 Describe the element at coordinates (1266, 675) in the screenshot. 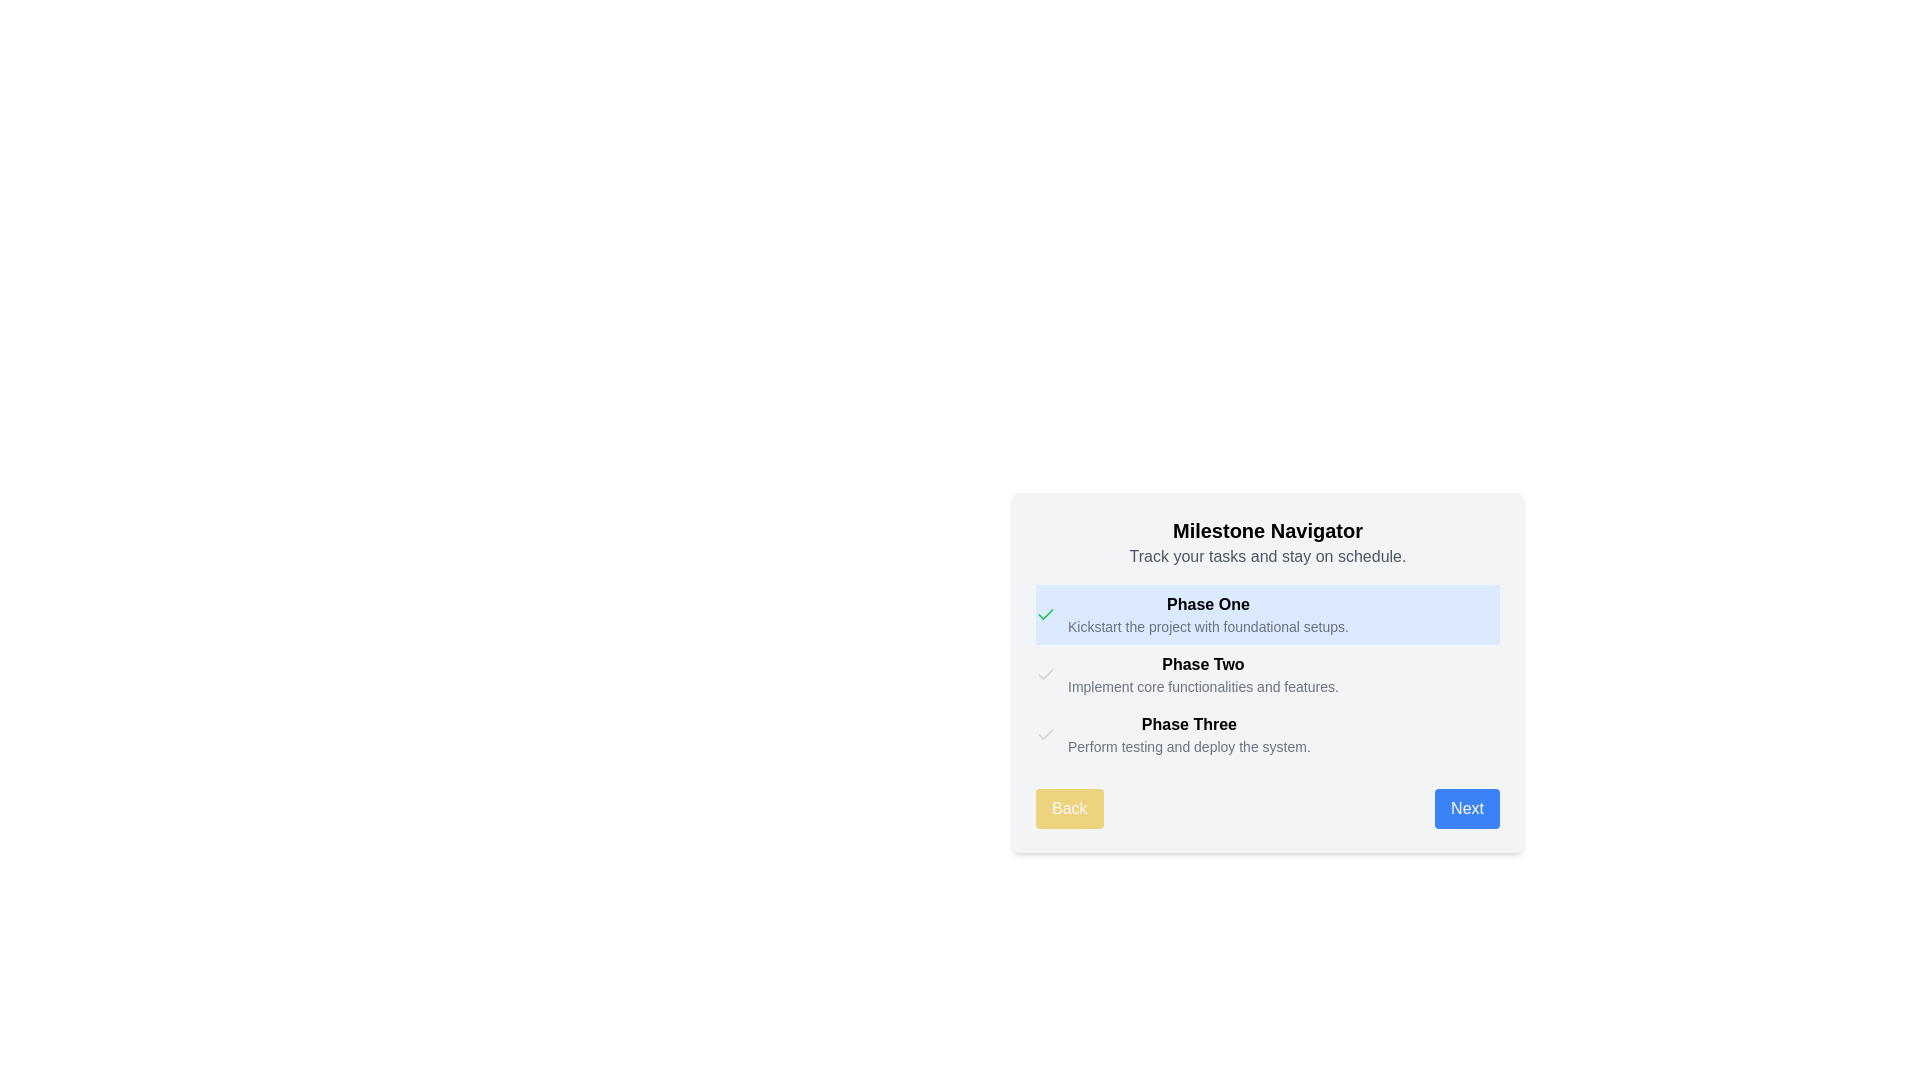

I see `the List item that displays 'Phase Two' with a checkmark icon, which includes the text 'Implement core functionalities and features.'` at that location.